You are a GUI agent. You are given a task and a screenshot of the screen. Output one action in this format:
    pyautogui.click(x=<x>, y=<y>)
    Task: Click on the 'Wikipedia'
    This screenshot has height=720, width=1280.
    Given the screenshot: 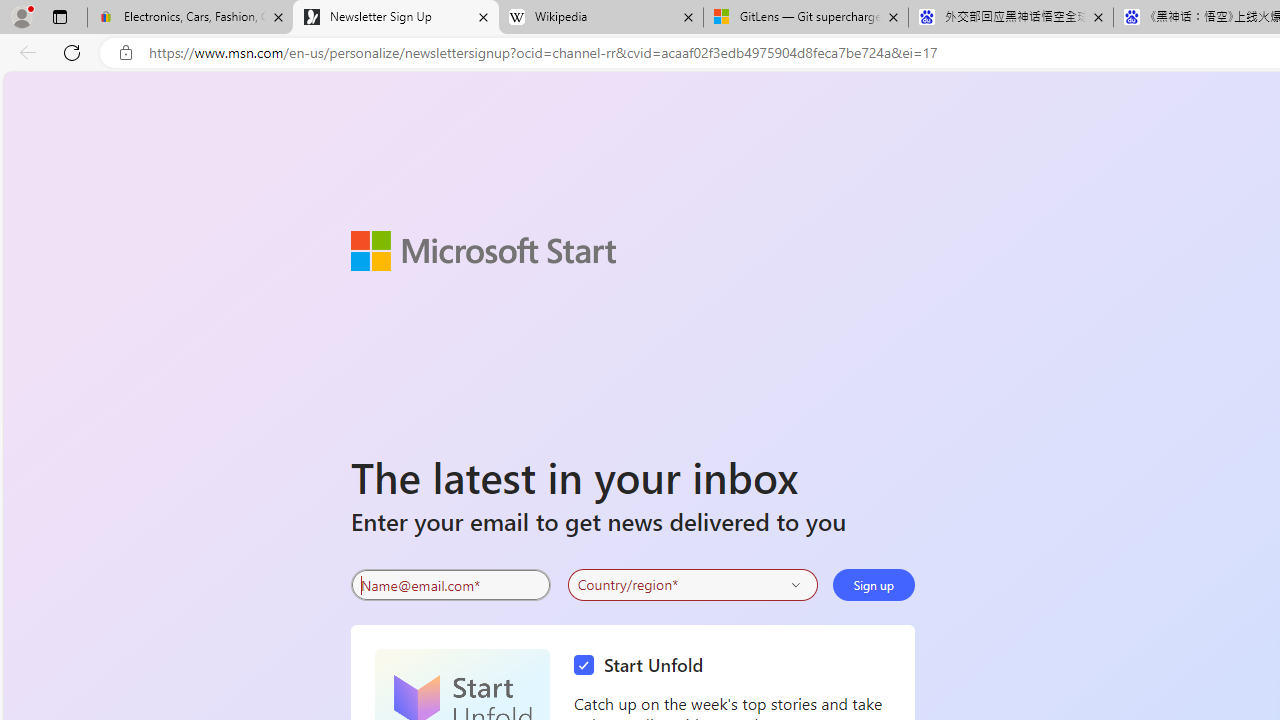 What is the action you would take?
    pyautogui.click(x=599, y=17)
    